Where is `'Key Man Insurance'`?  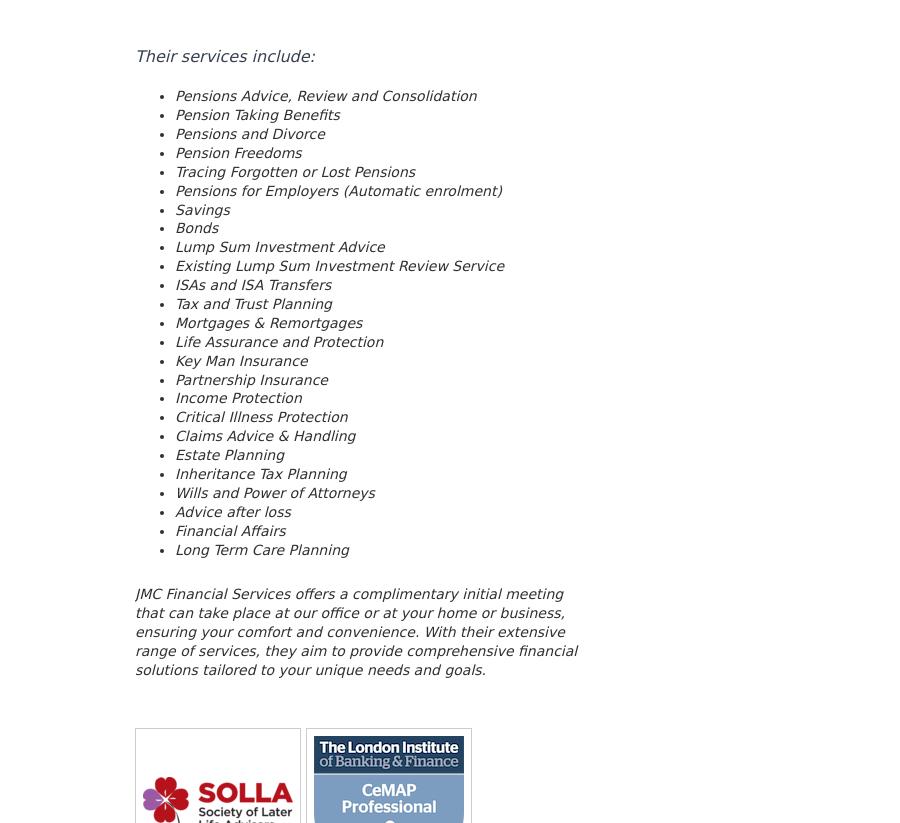
'Key Man Insurance' is located at coordinates (240, 359).